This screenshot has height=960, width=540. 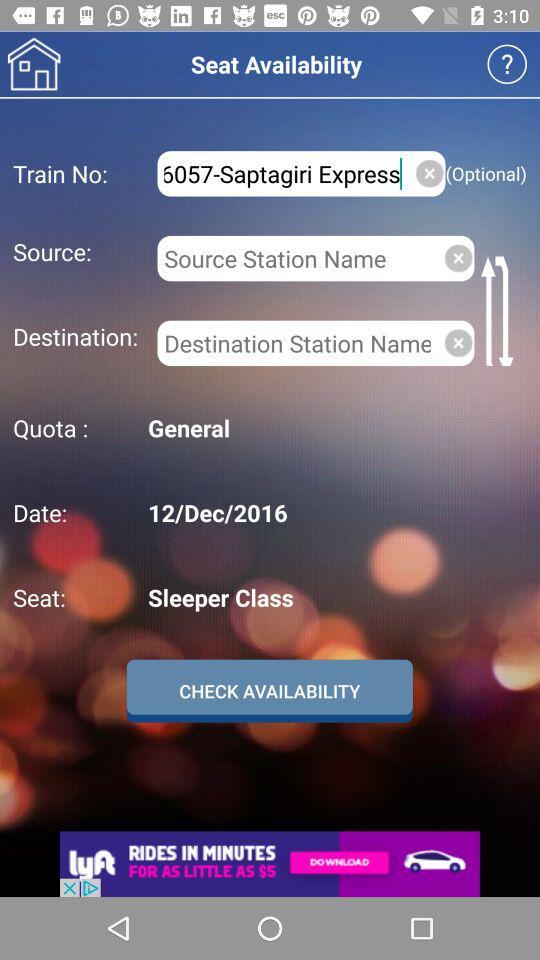 What do you see at coordinates (458, 257) in the screenshot?
I see `clear the current source station name` at bounding box center [458, 257].